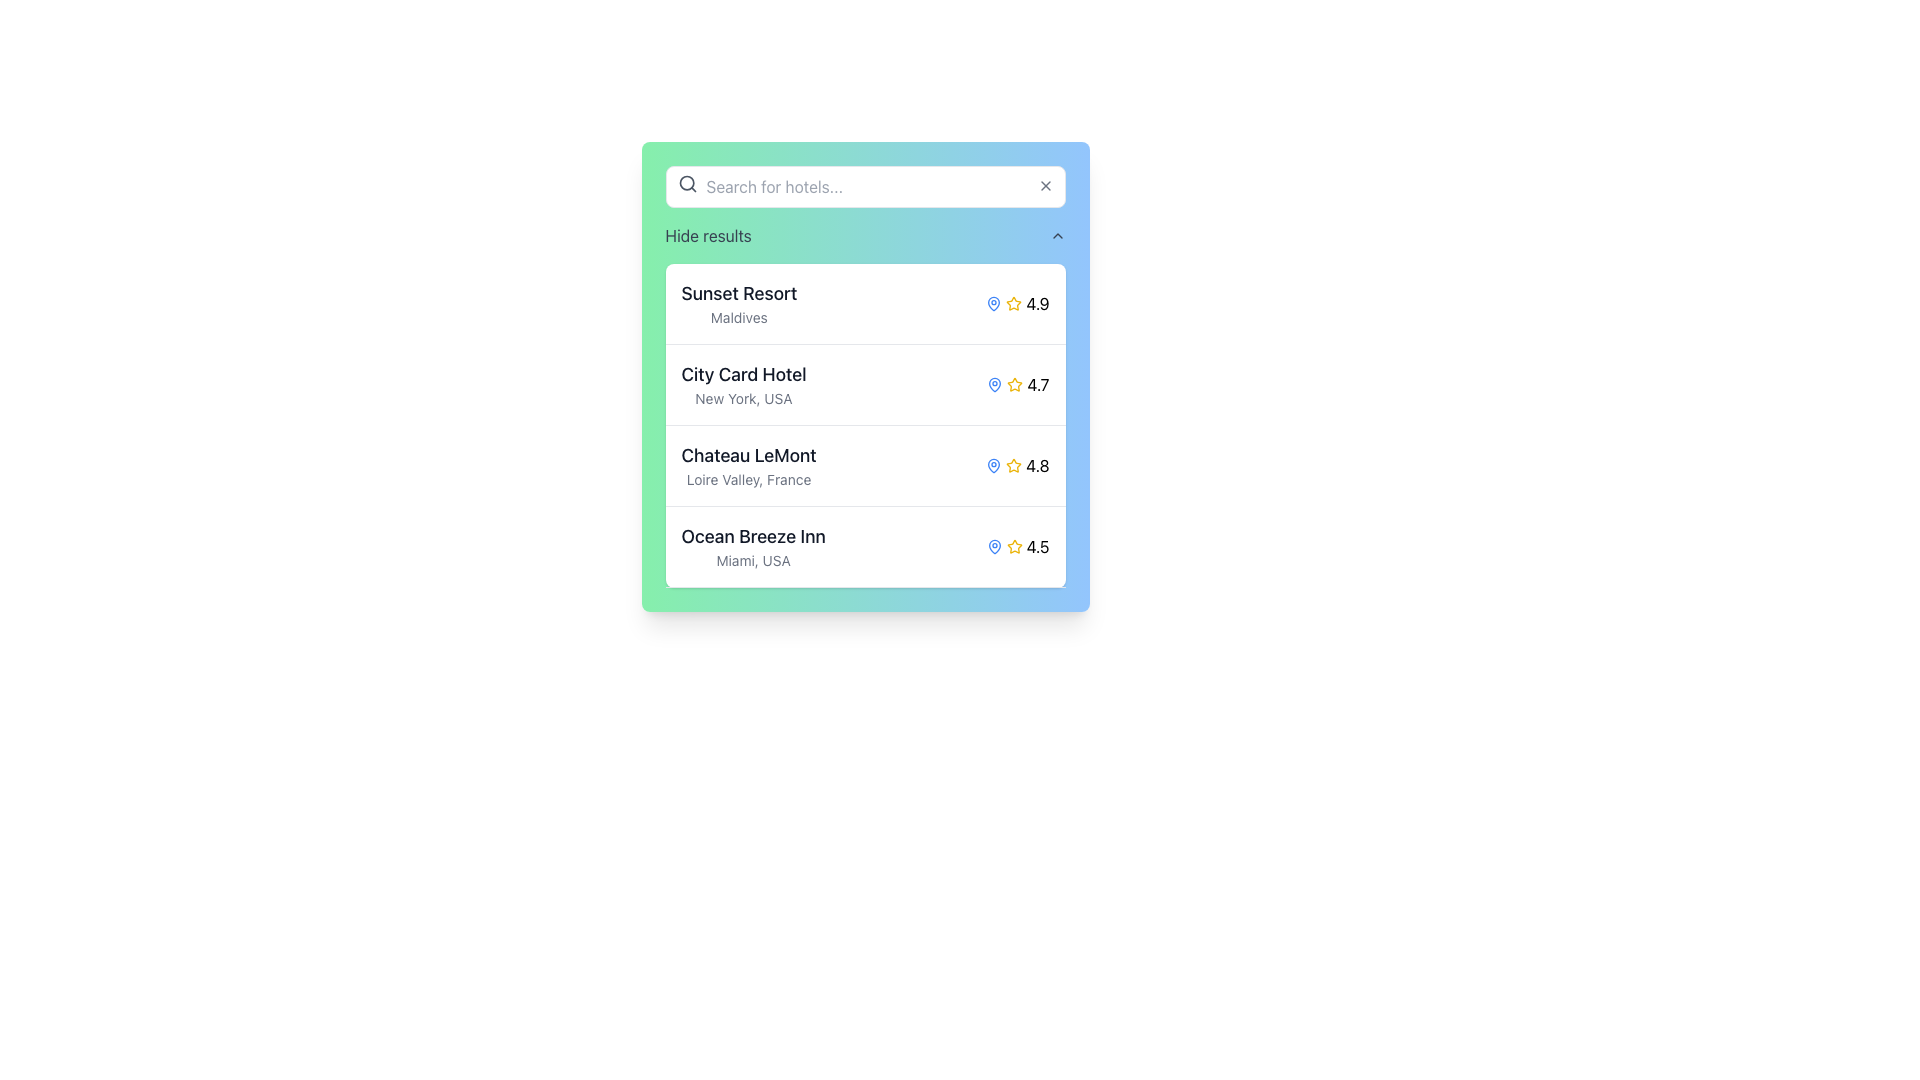 This screenshot has width=1920, height=1080. What do you see at coordinates (1017, 547) in the screenshot?
I see `the numeric text component displaying the rating '4.5' with accompanying star and location pin icons, located at the bottom right corner of the card for 'Ocean Breeze Inn'` at bounding box center [1017, 547].